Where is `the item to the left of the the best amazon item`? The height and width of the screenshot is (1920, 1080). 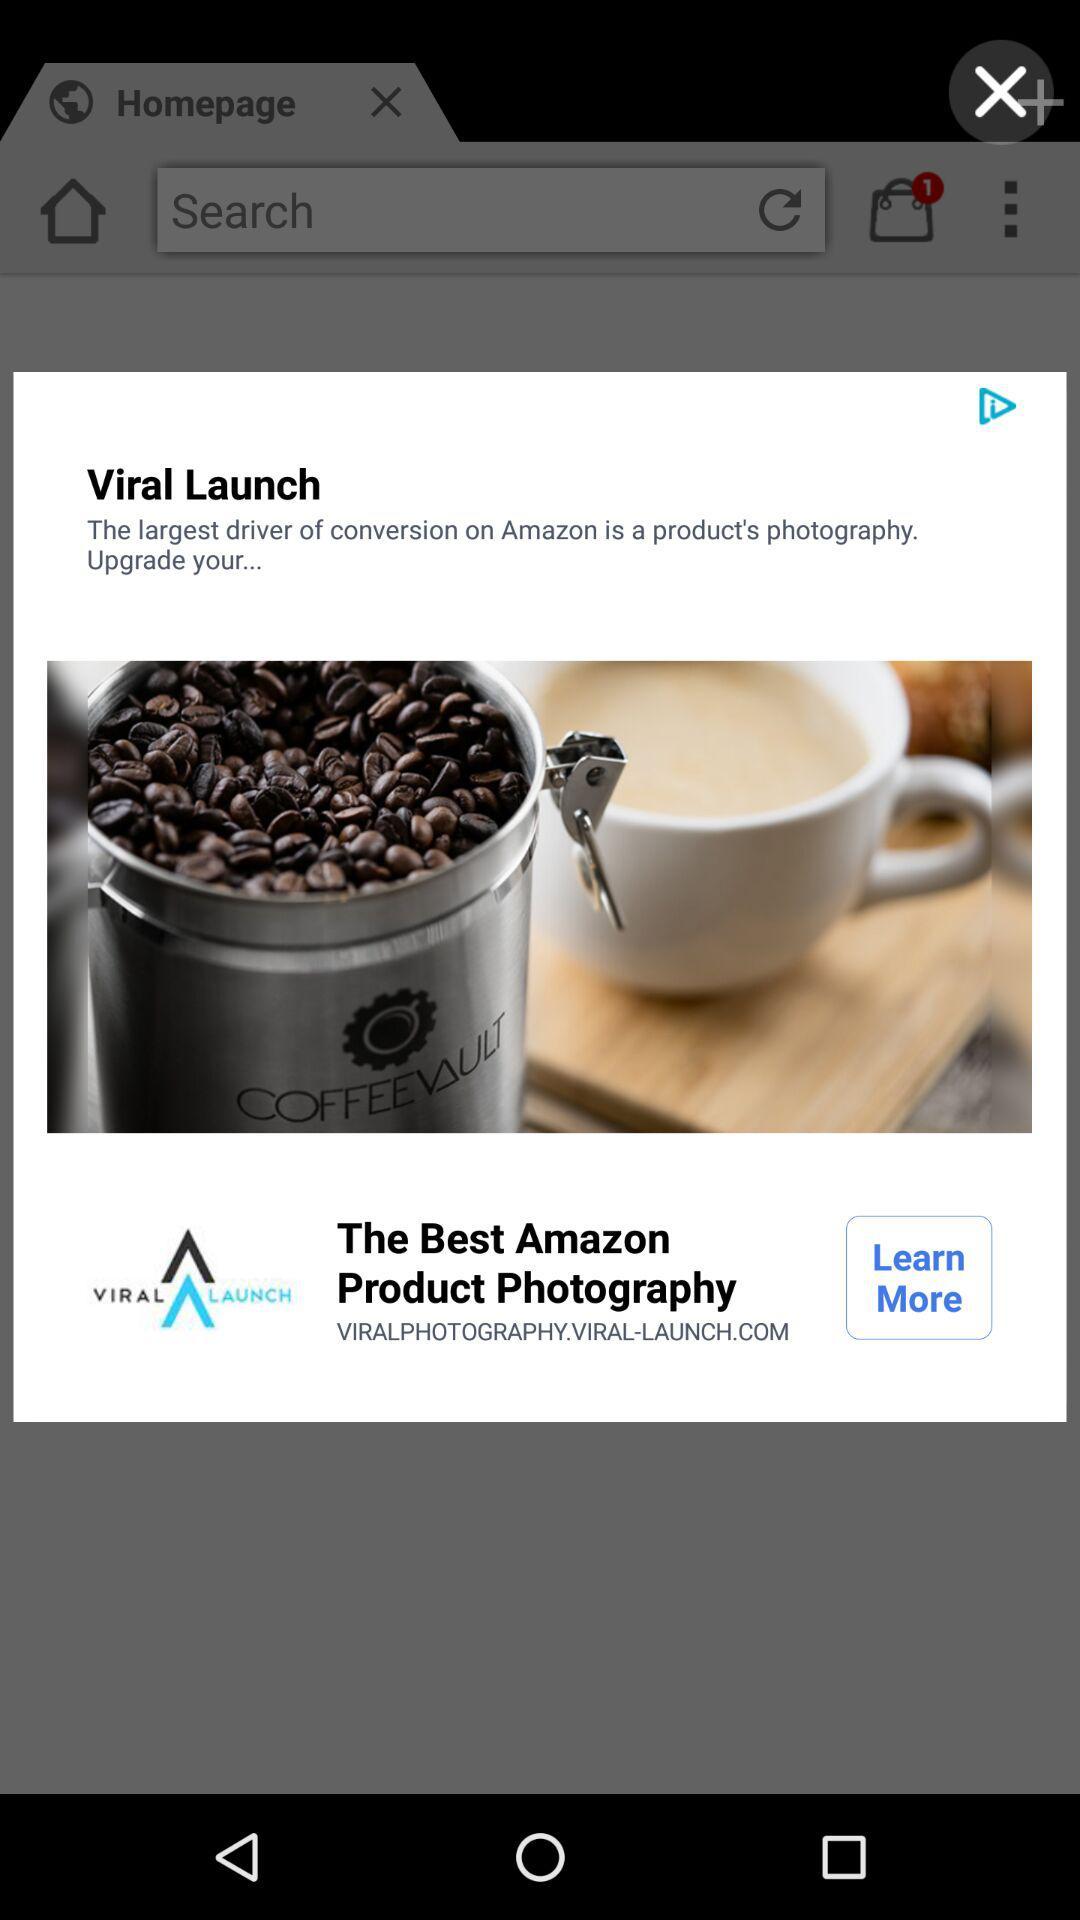 the item to the left of the the best amazon item is located at coordinates (192, 1276).